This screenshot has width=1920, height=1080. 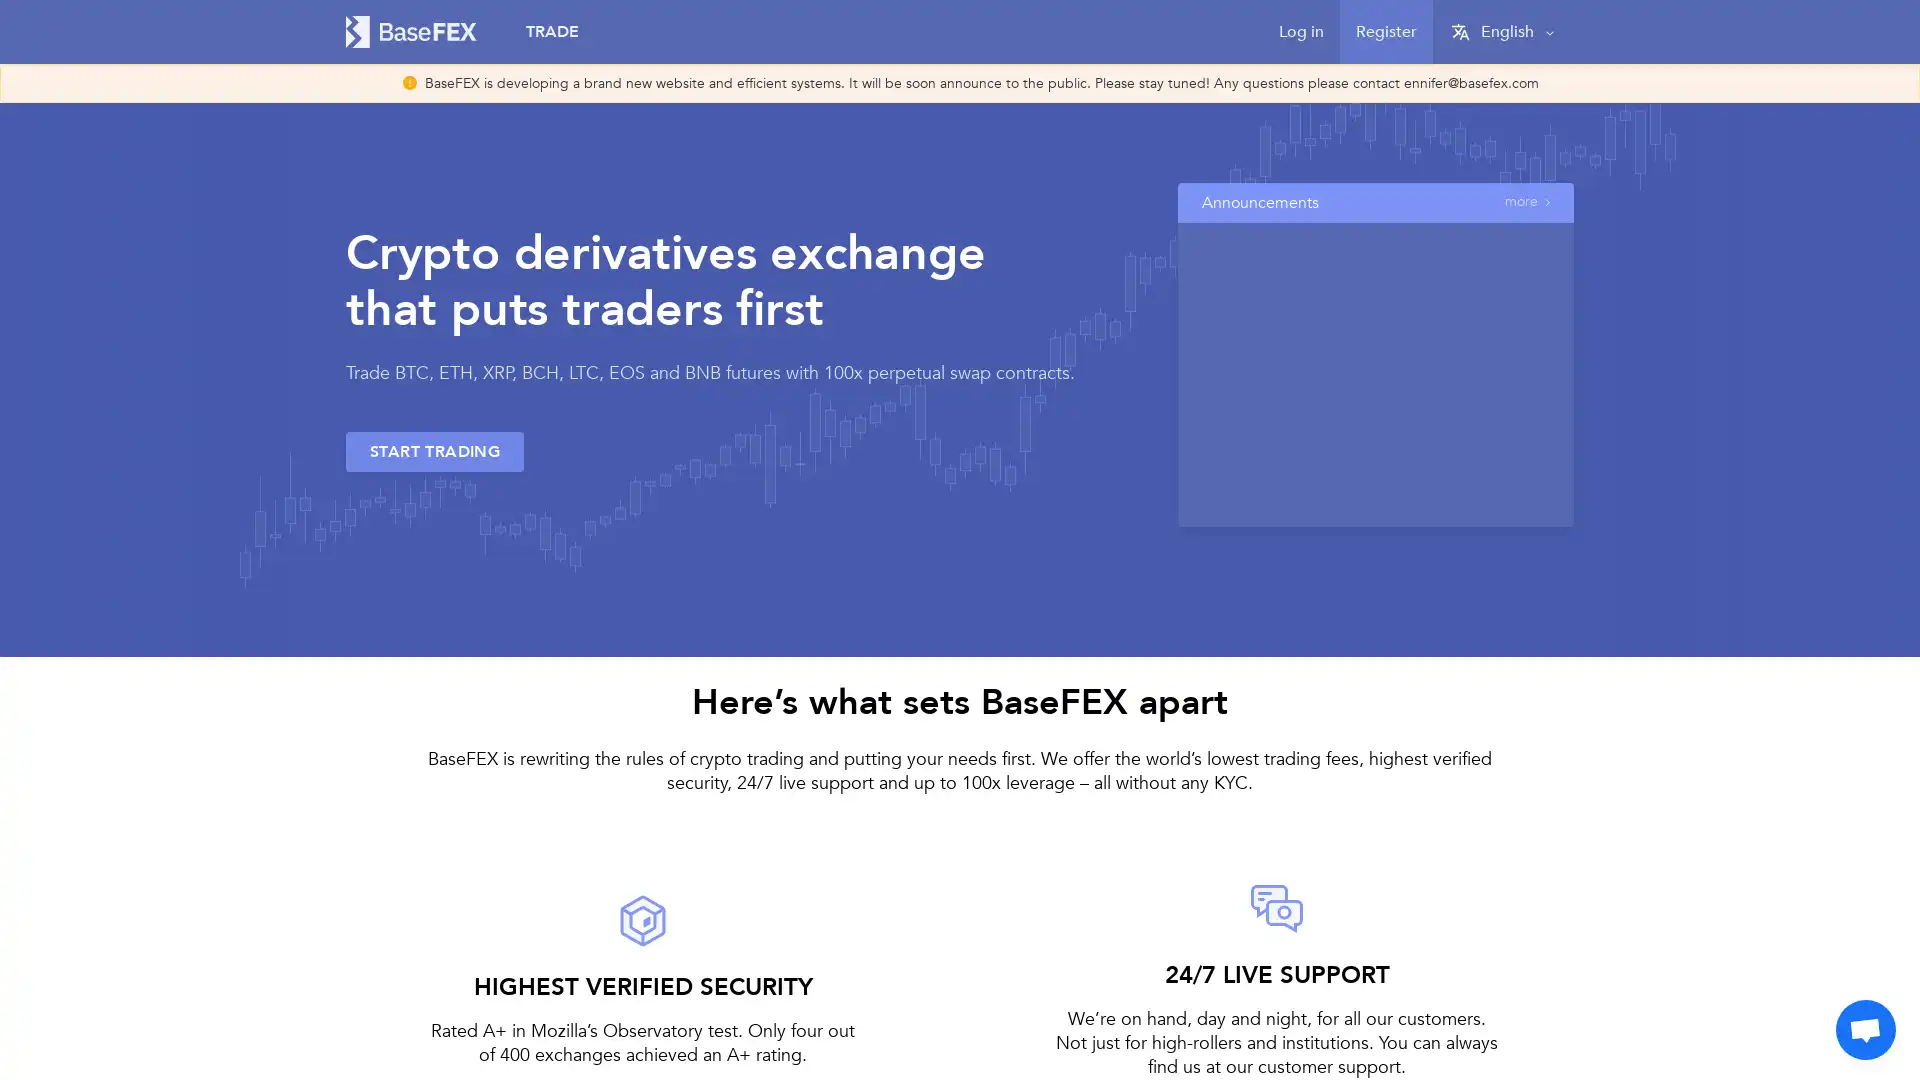 I want to click on START TRADING, so click(x=434, y=451).